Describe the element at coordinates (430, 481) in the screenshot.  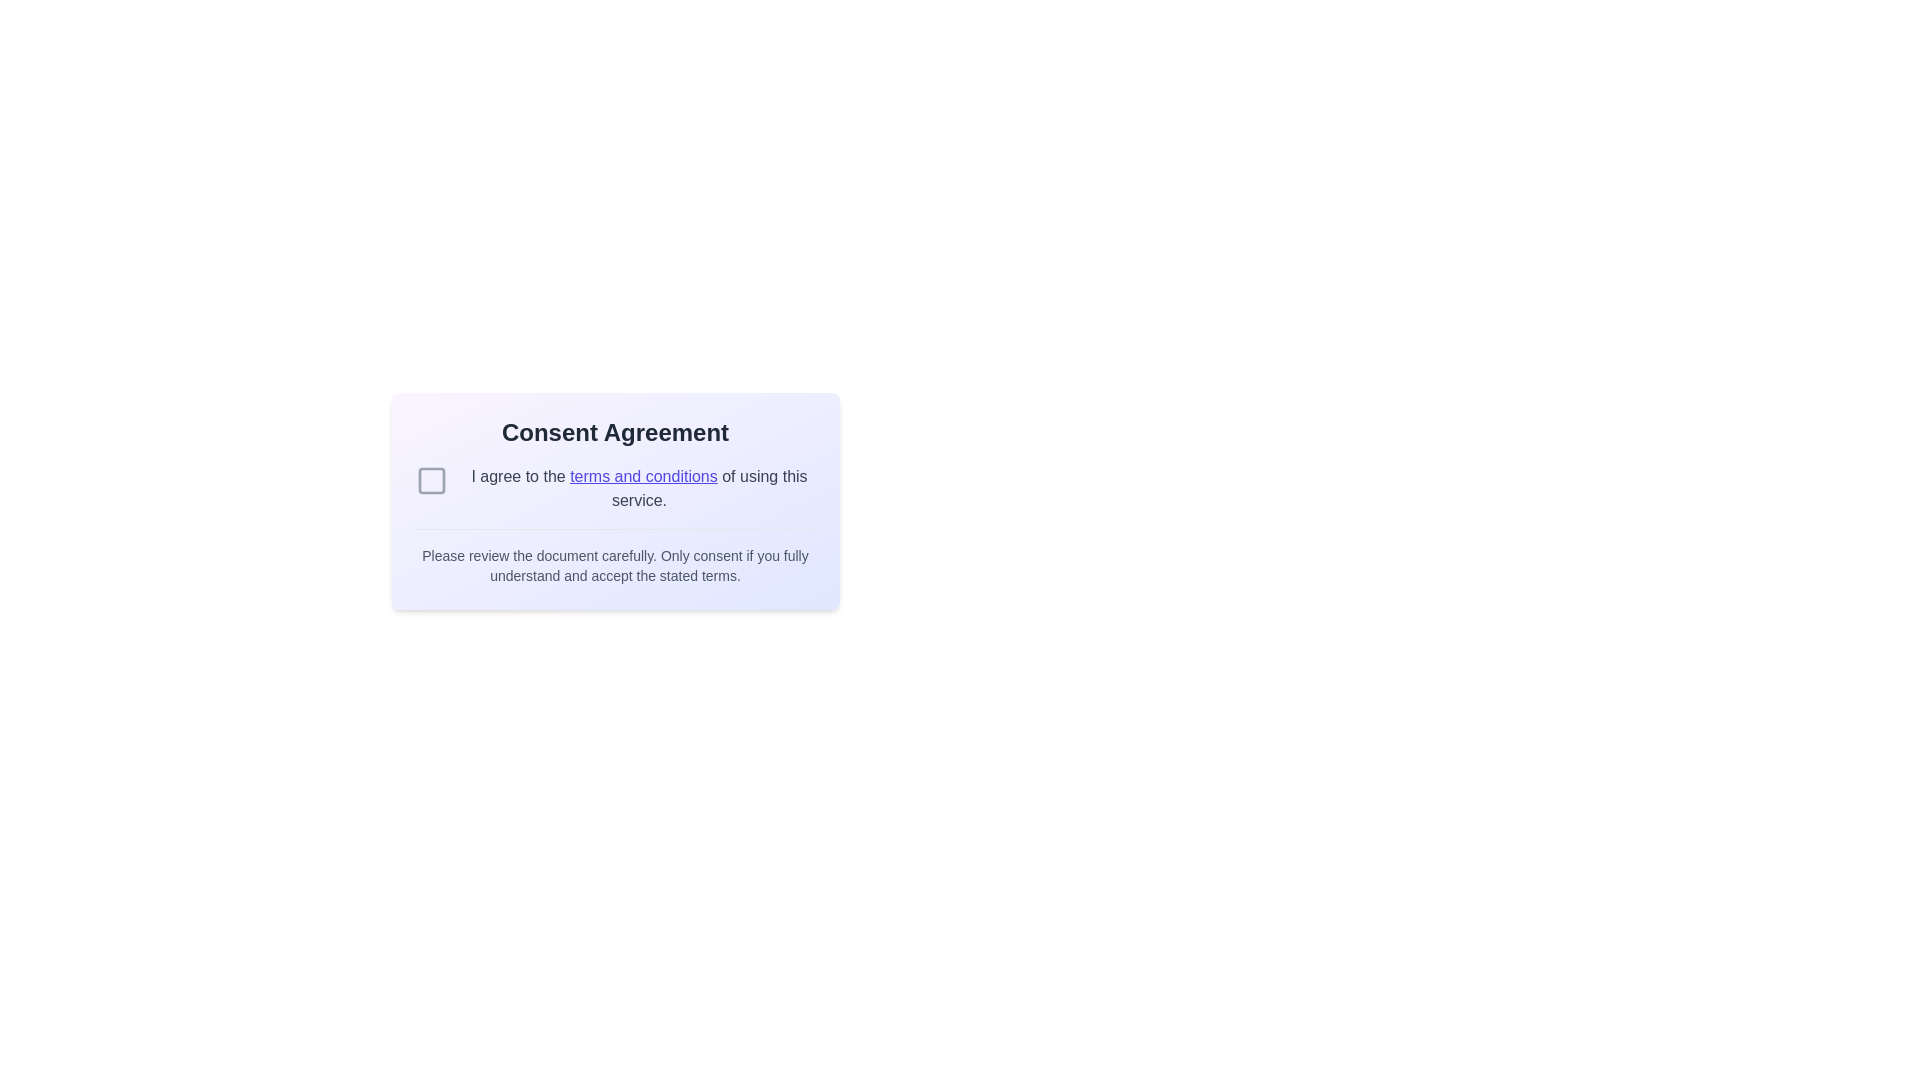
I see `the checkbox element that allows users to agree to the terms and conditions, which is positioned to the left of the text label stating 'I agree to the terms and conditions of using this service'` at that location.